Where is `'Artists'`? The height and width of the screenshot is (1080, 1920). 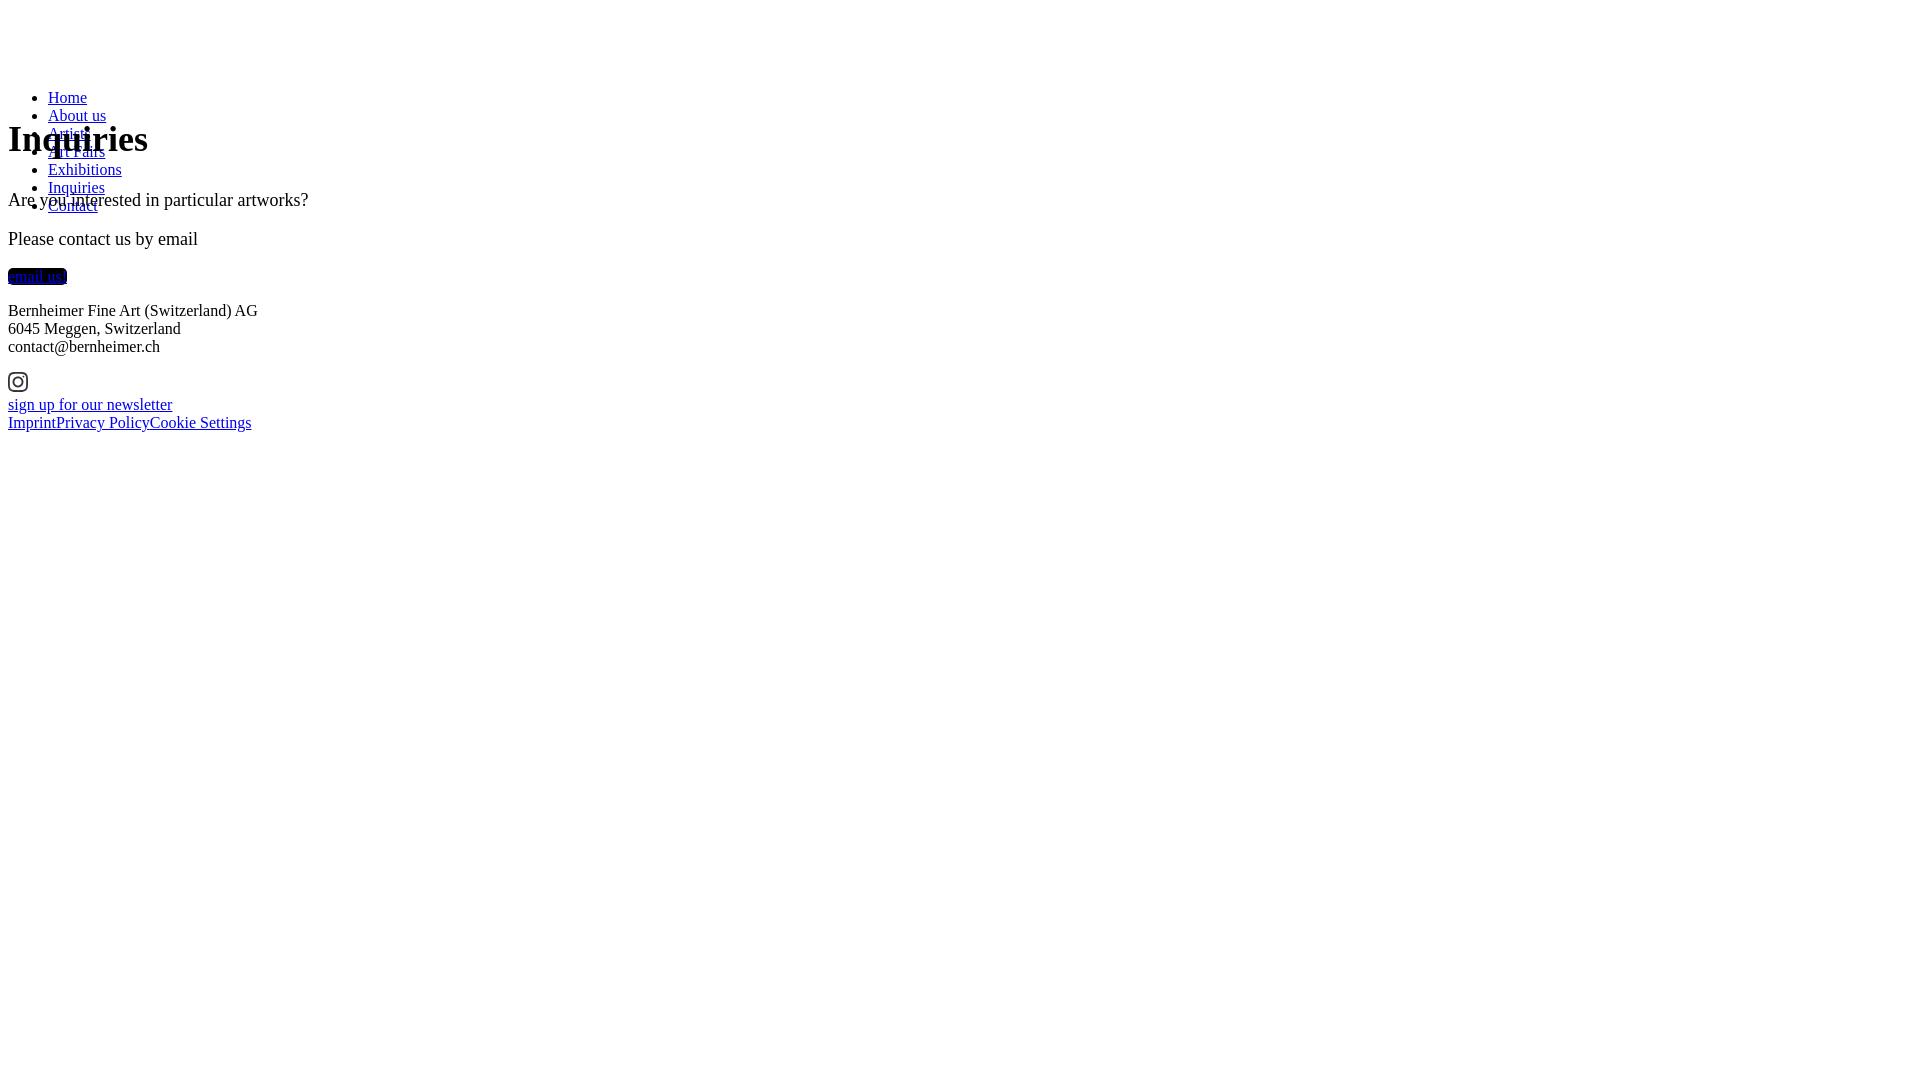 'Artists' is located at coordinates (69, 133).